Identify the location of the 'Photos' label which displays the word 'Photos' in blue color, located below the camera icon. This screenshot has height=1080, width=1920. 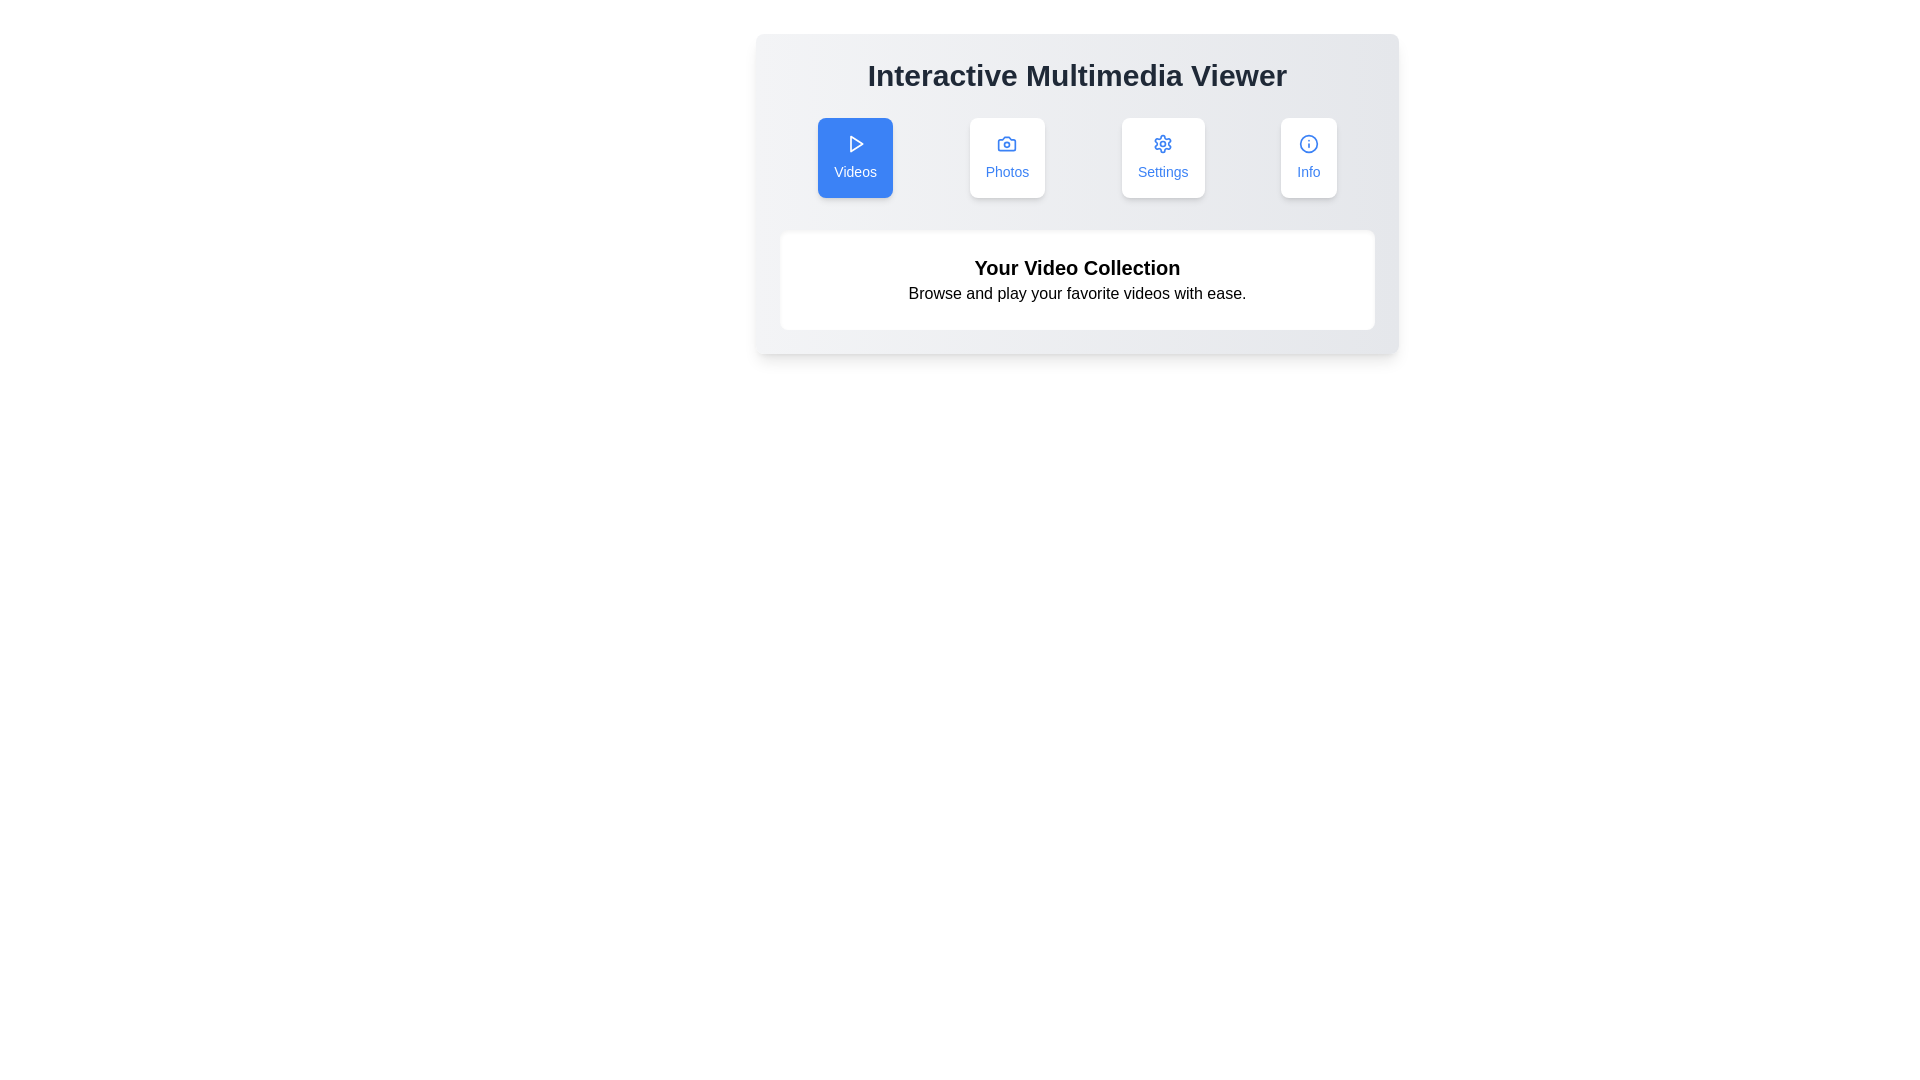
(1007, 171).